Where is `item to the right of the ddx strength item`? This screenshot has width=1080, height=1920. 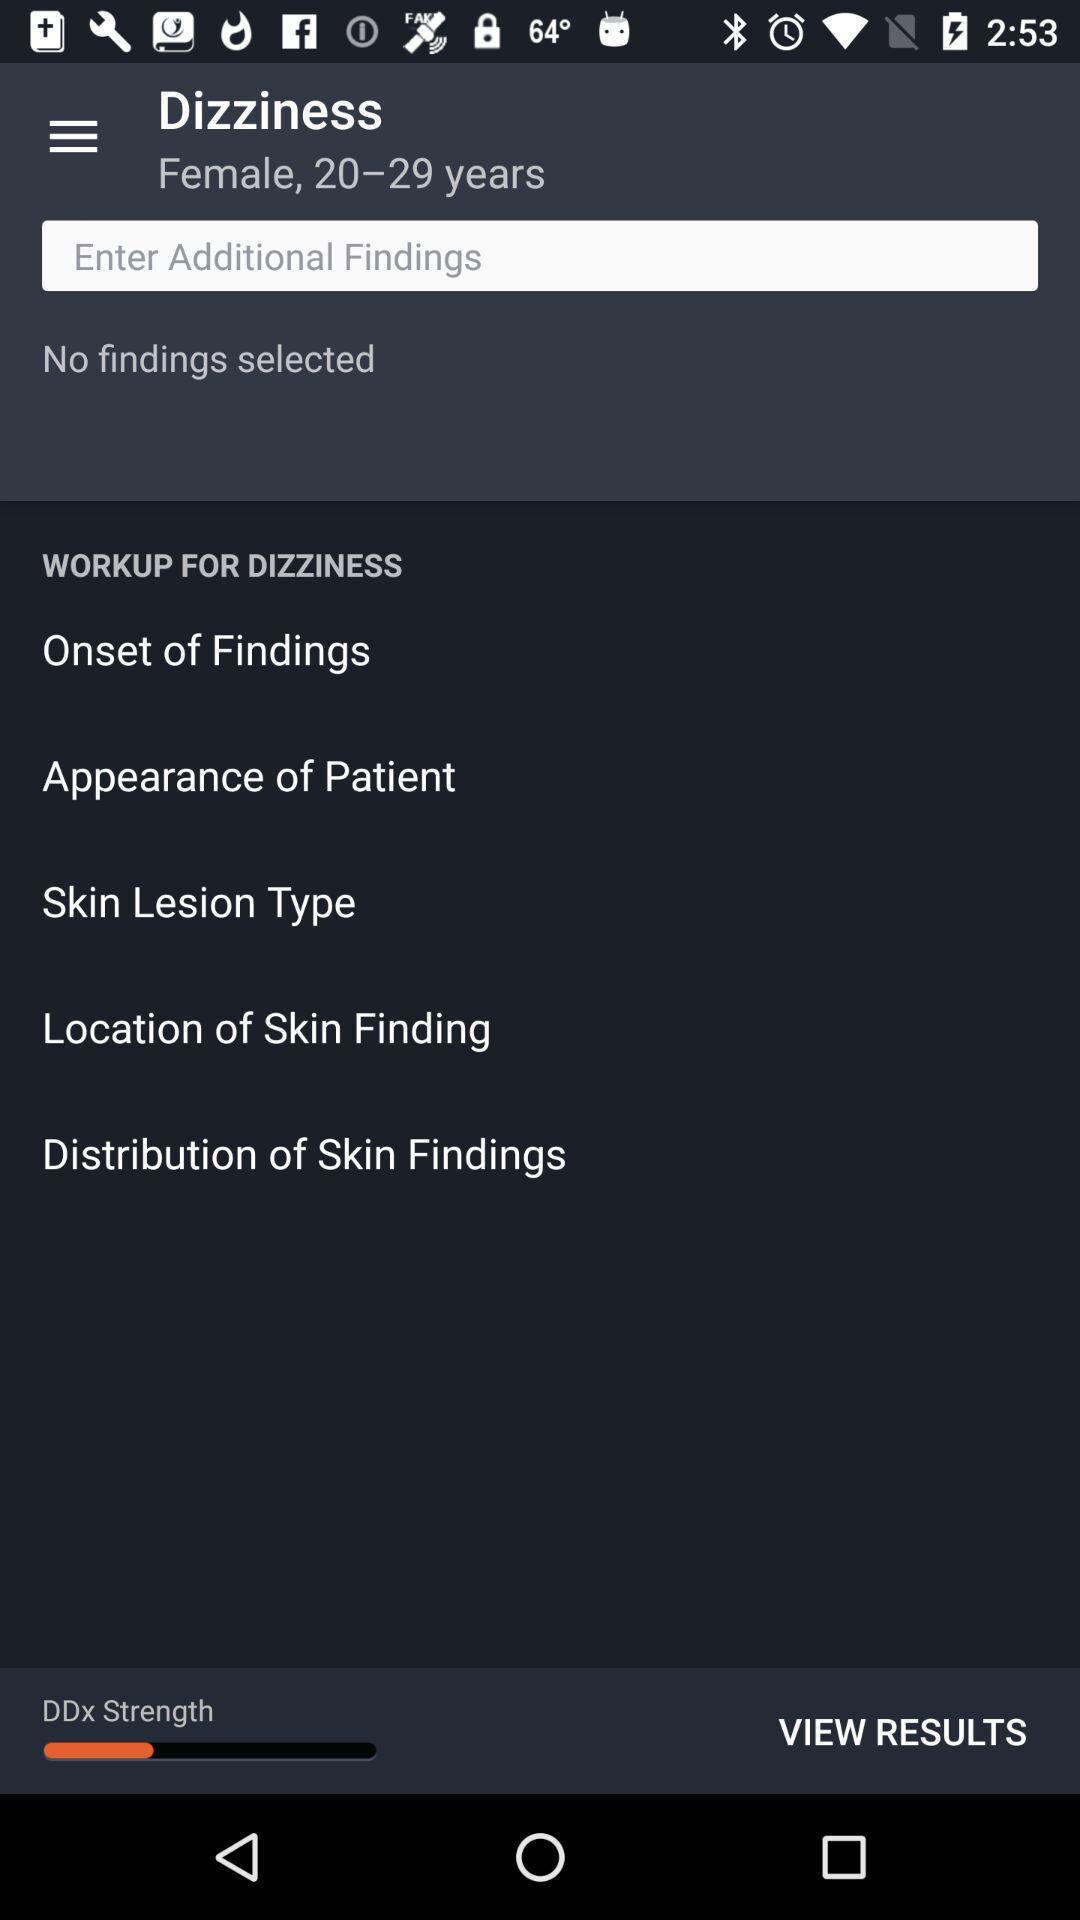
item to the right of the ddx strength item is located at coordinates (902, 1730).